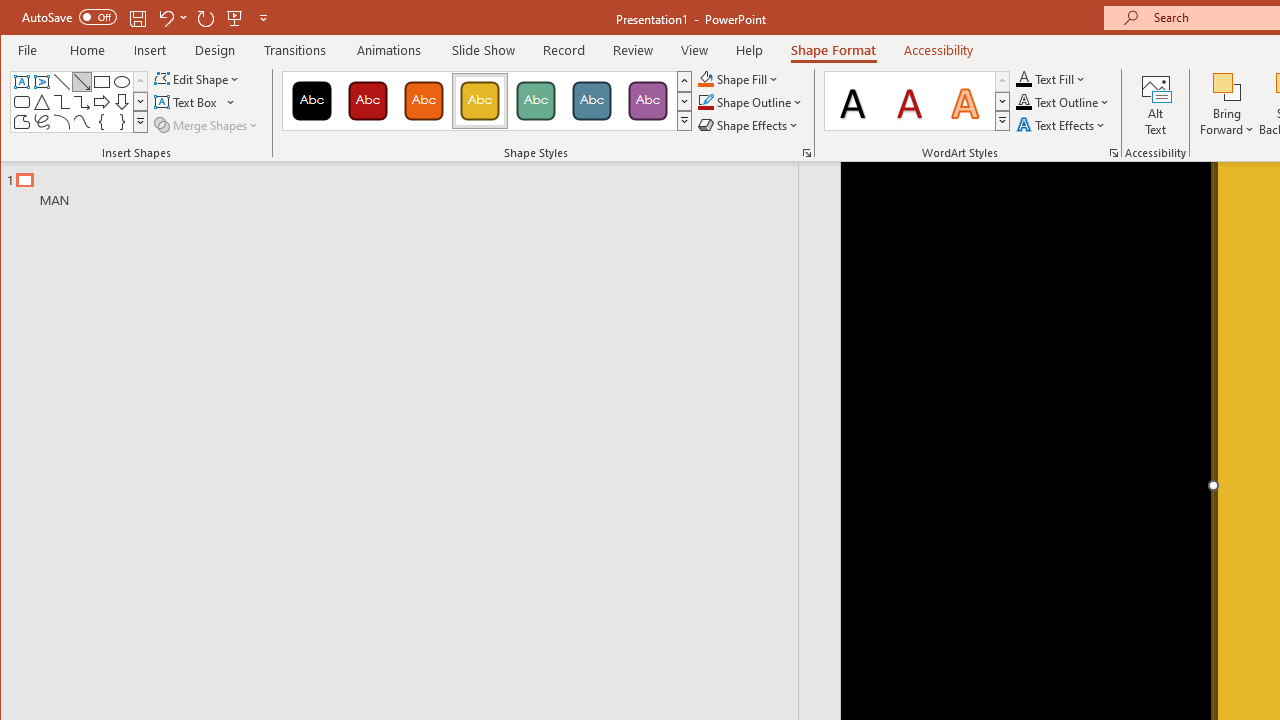  I want to click on 'Colored Fill - Black, Dark 1', so click(311, 100).